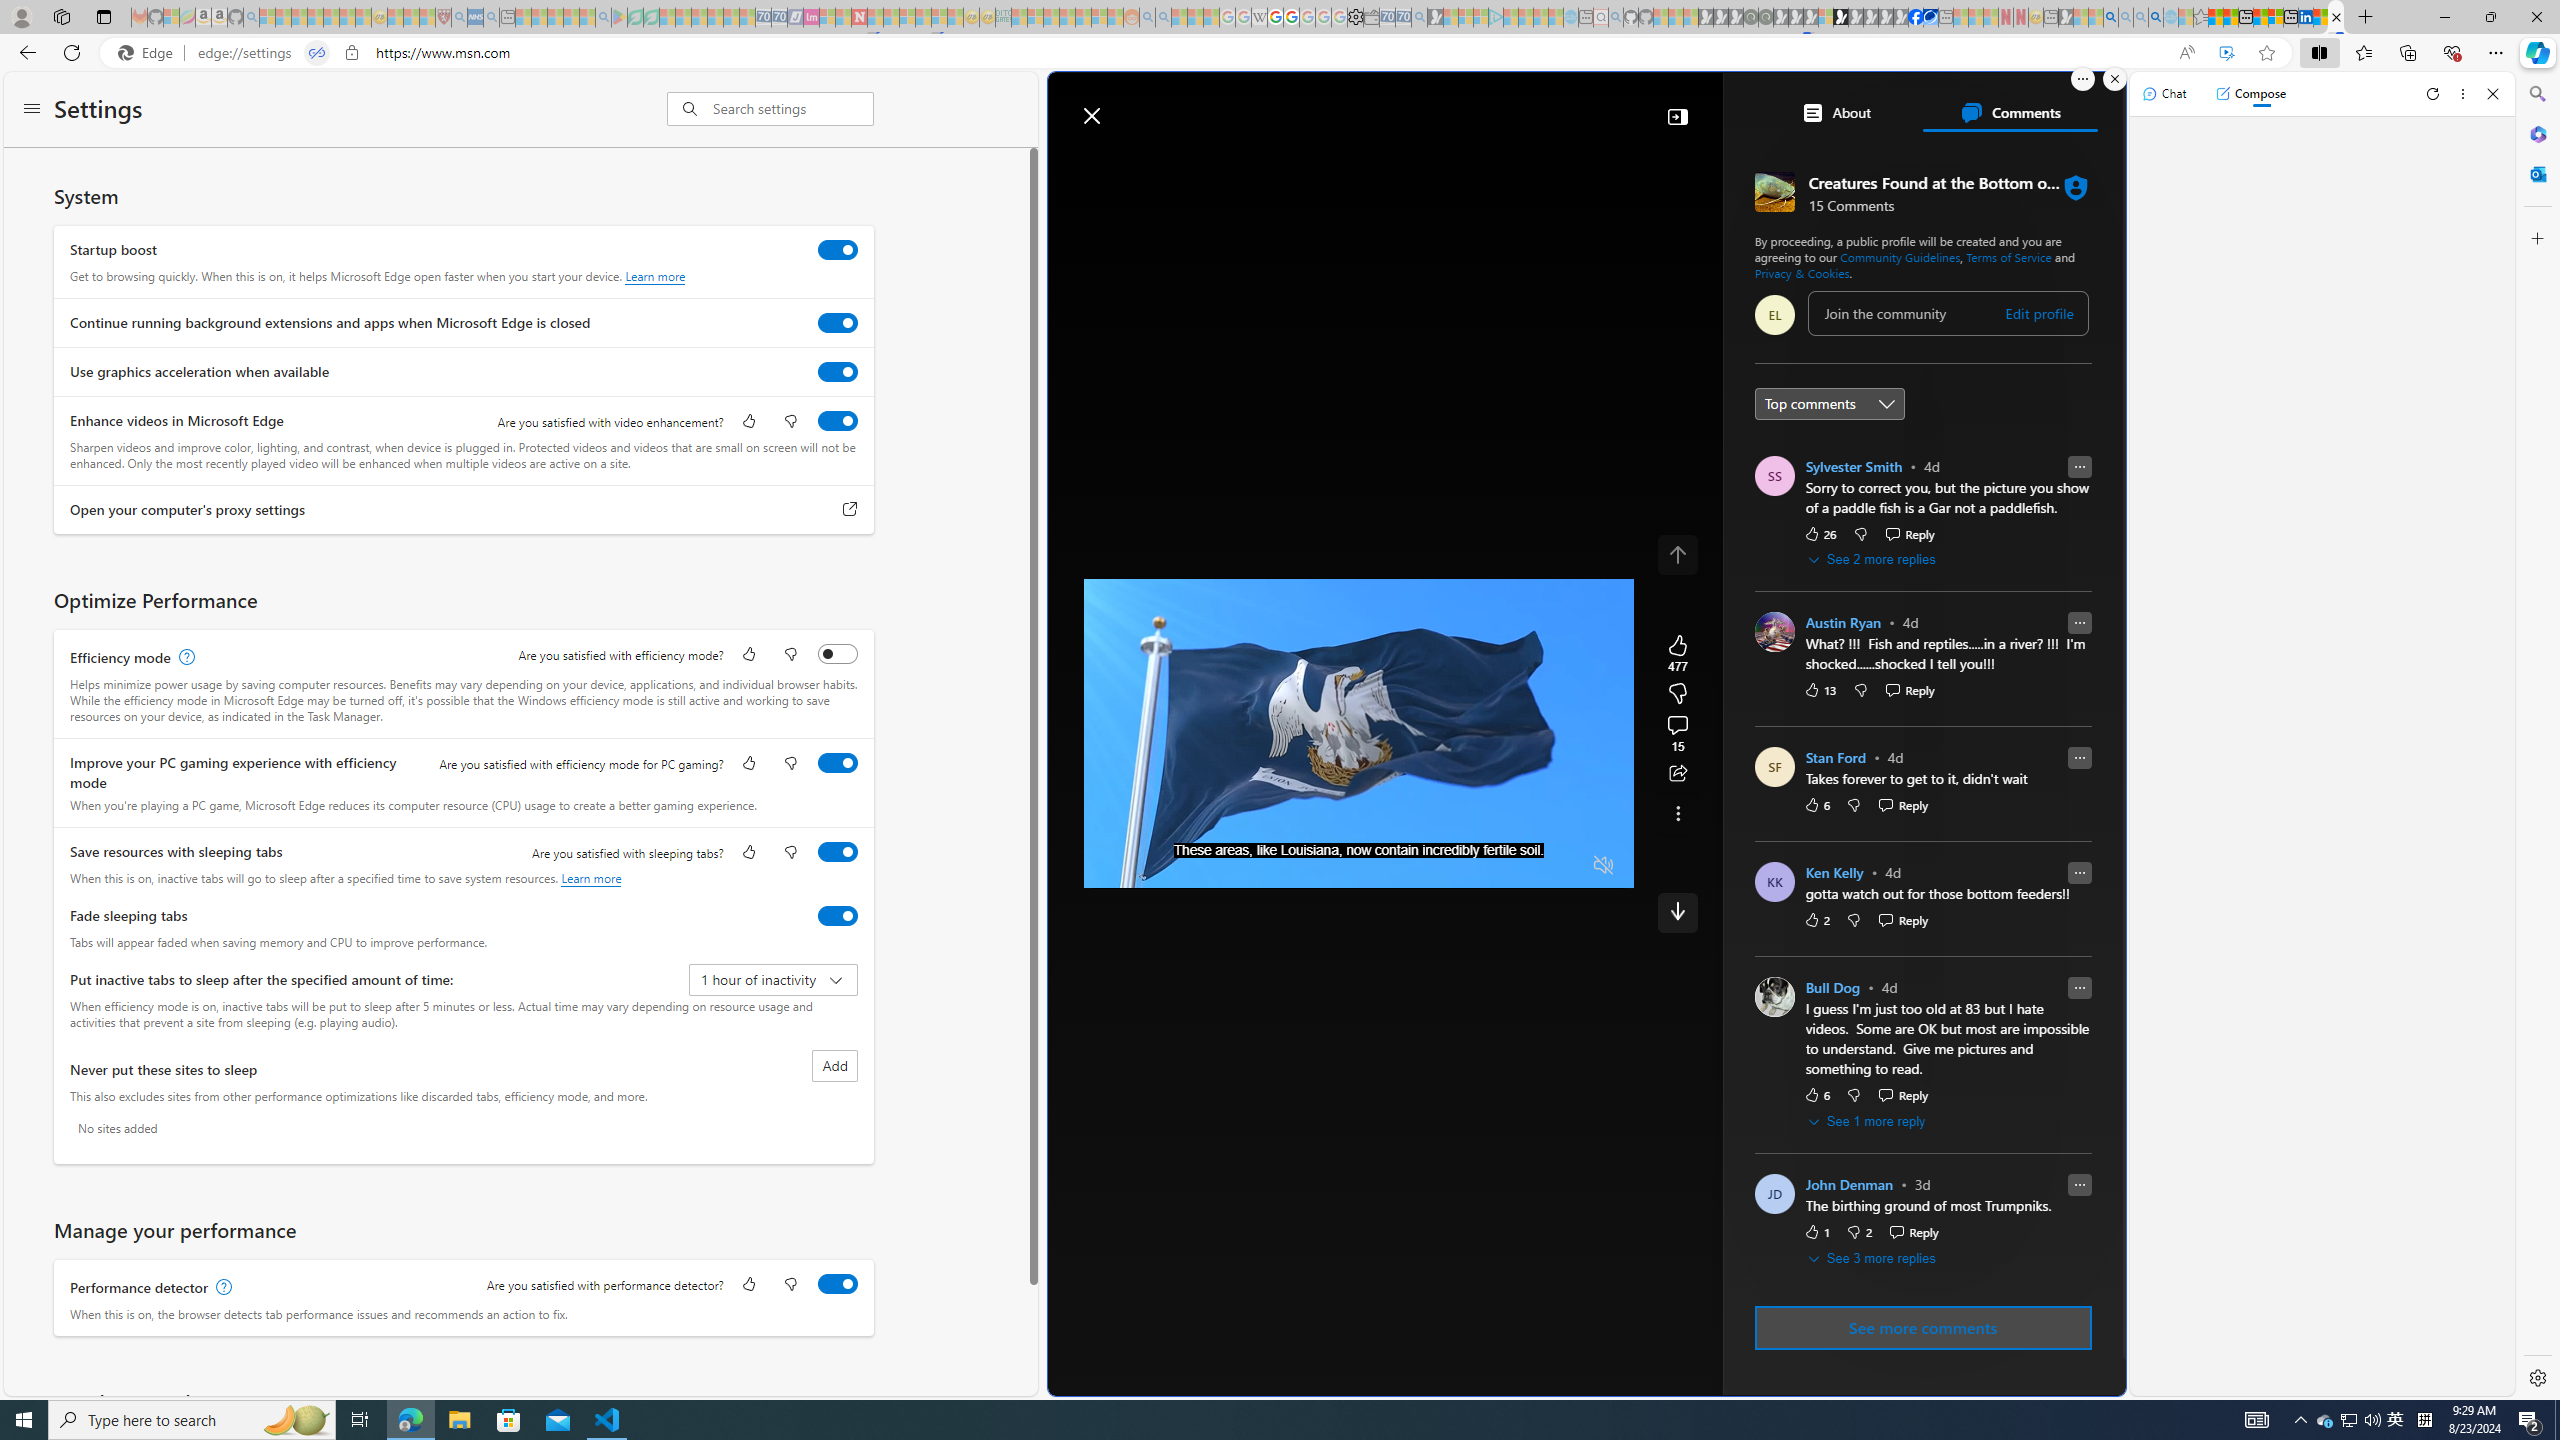 The image size is (2560, 1440). I want to click on 'Ken Kelly', so click(1834, 873).